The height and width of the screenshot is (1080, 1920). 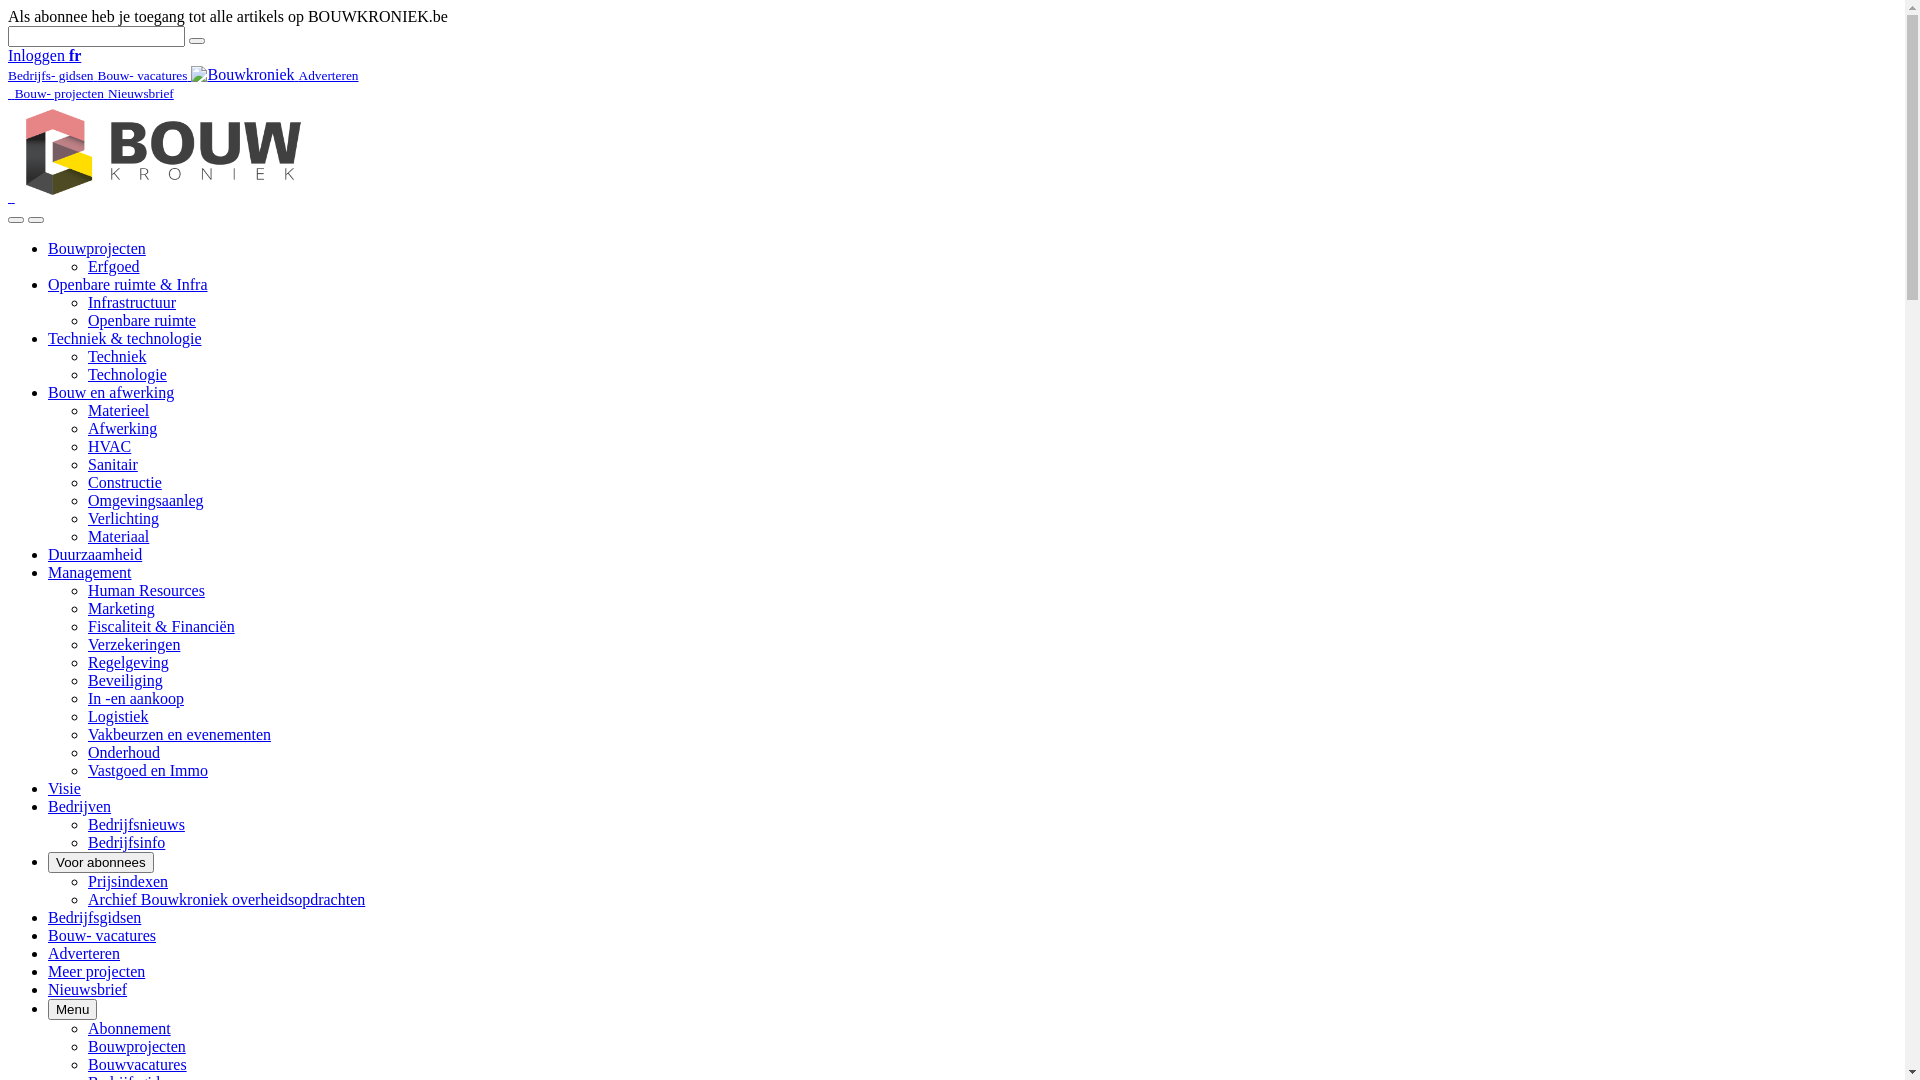 What do you see at coordinates (61, 92) in the screenshot?
I see `'Bouw- projecten'` at bounding box center [61, 92].